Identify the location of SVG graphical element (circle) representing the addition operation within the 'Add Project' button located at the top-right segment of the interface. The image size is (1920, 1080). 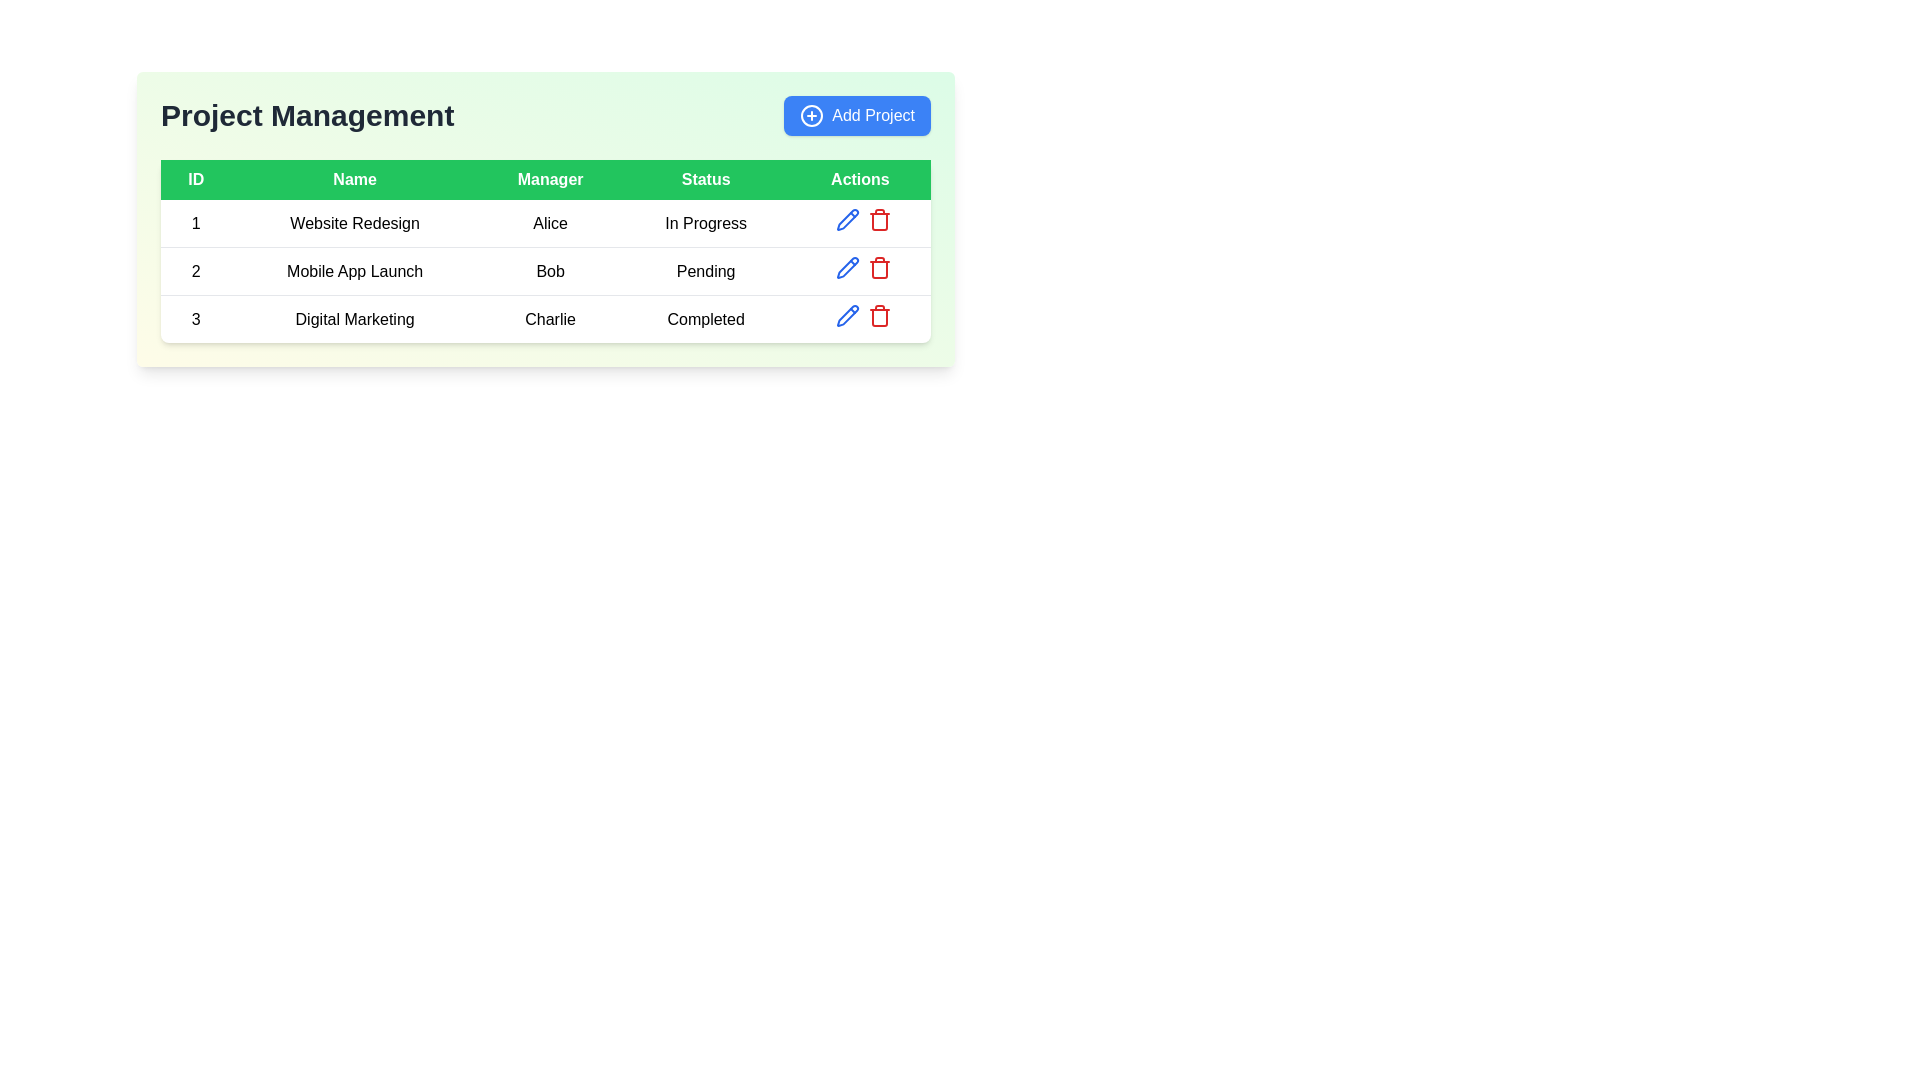
(812, 115).